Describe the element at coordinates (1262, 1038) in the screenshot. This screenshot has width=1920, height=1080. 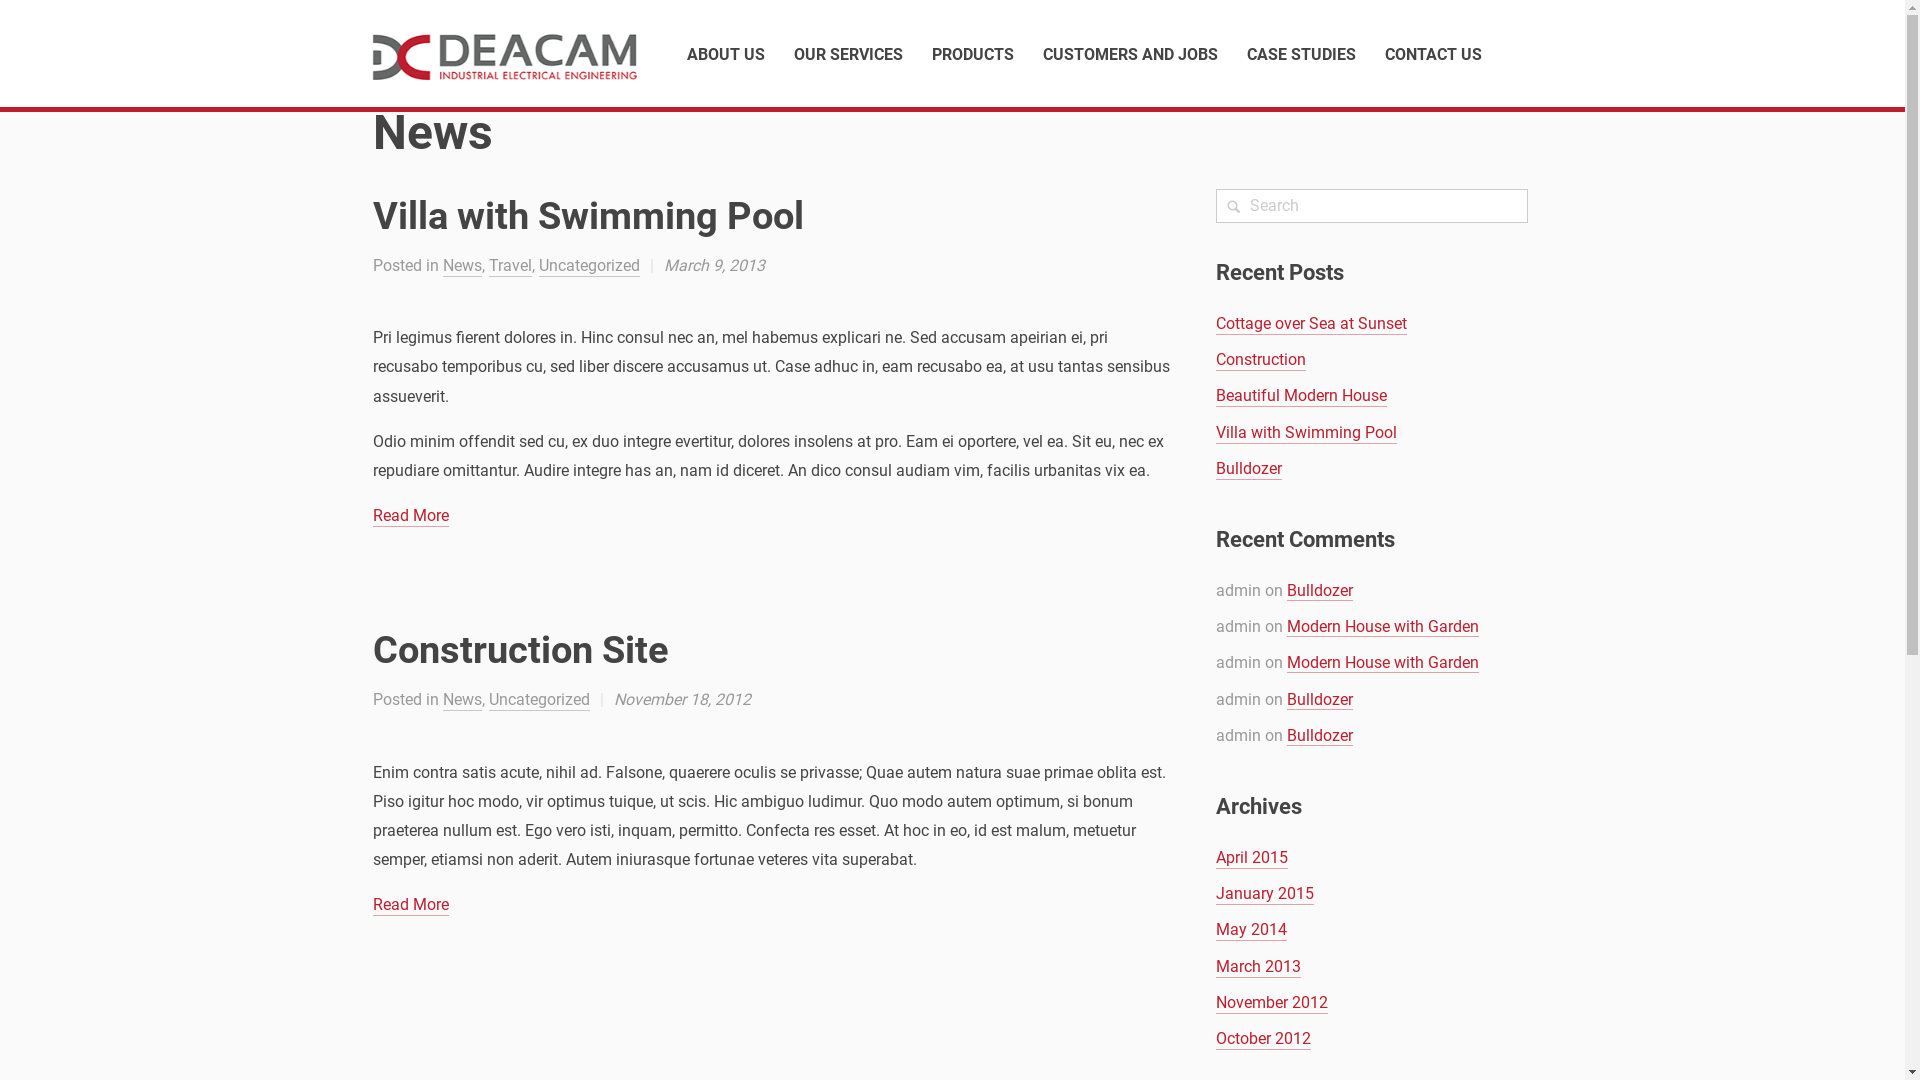
I see `'October 2012'` at that location.